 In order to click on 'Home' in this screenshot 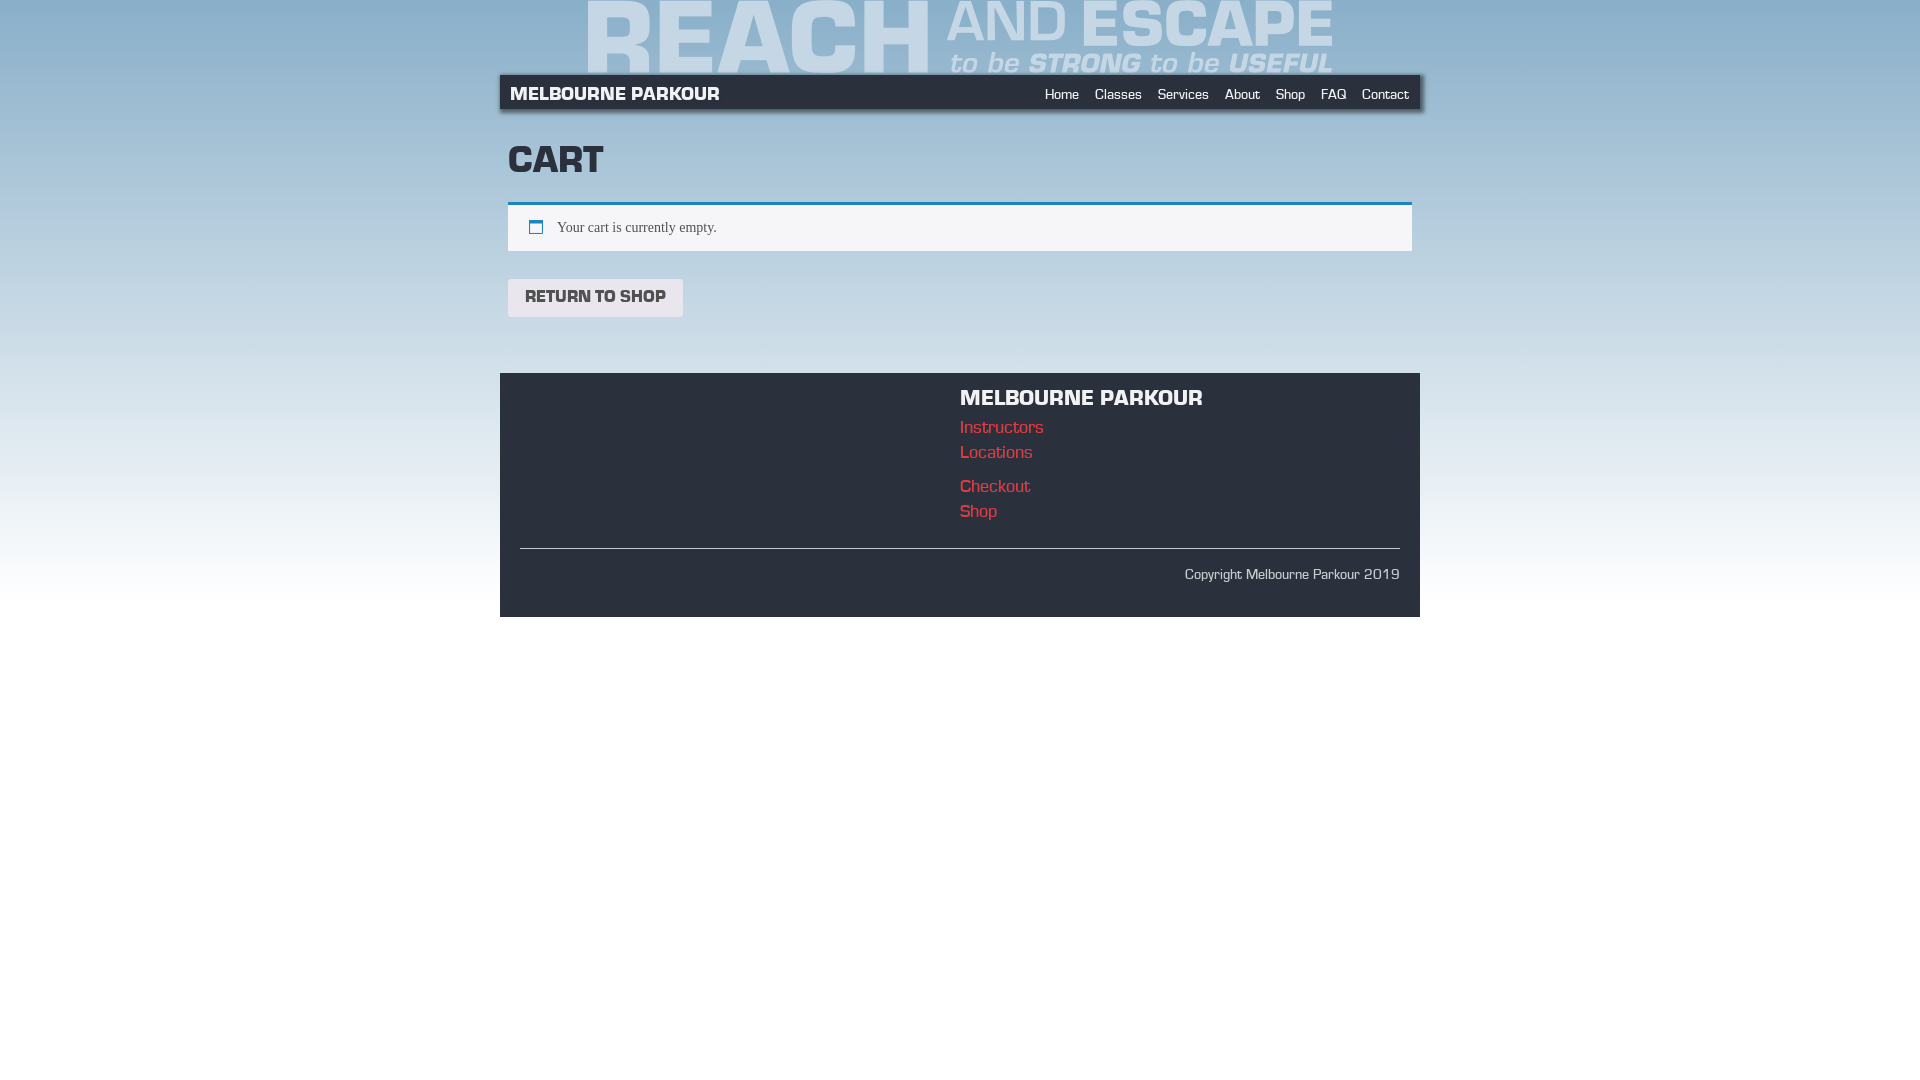, I will do `click(1036, 95)`.